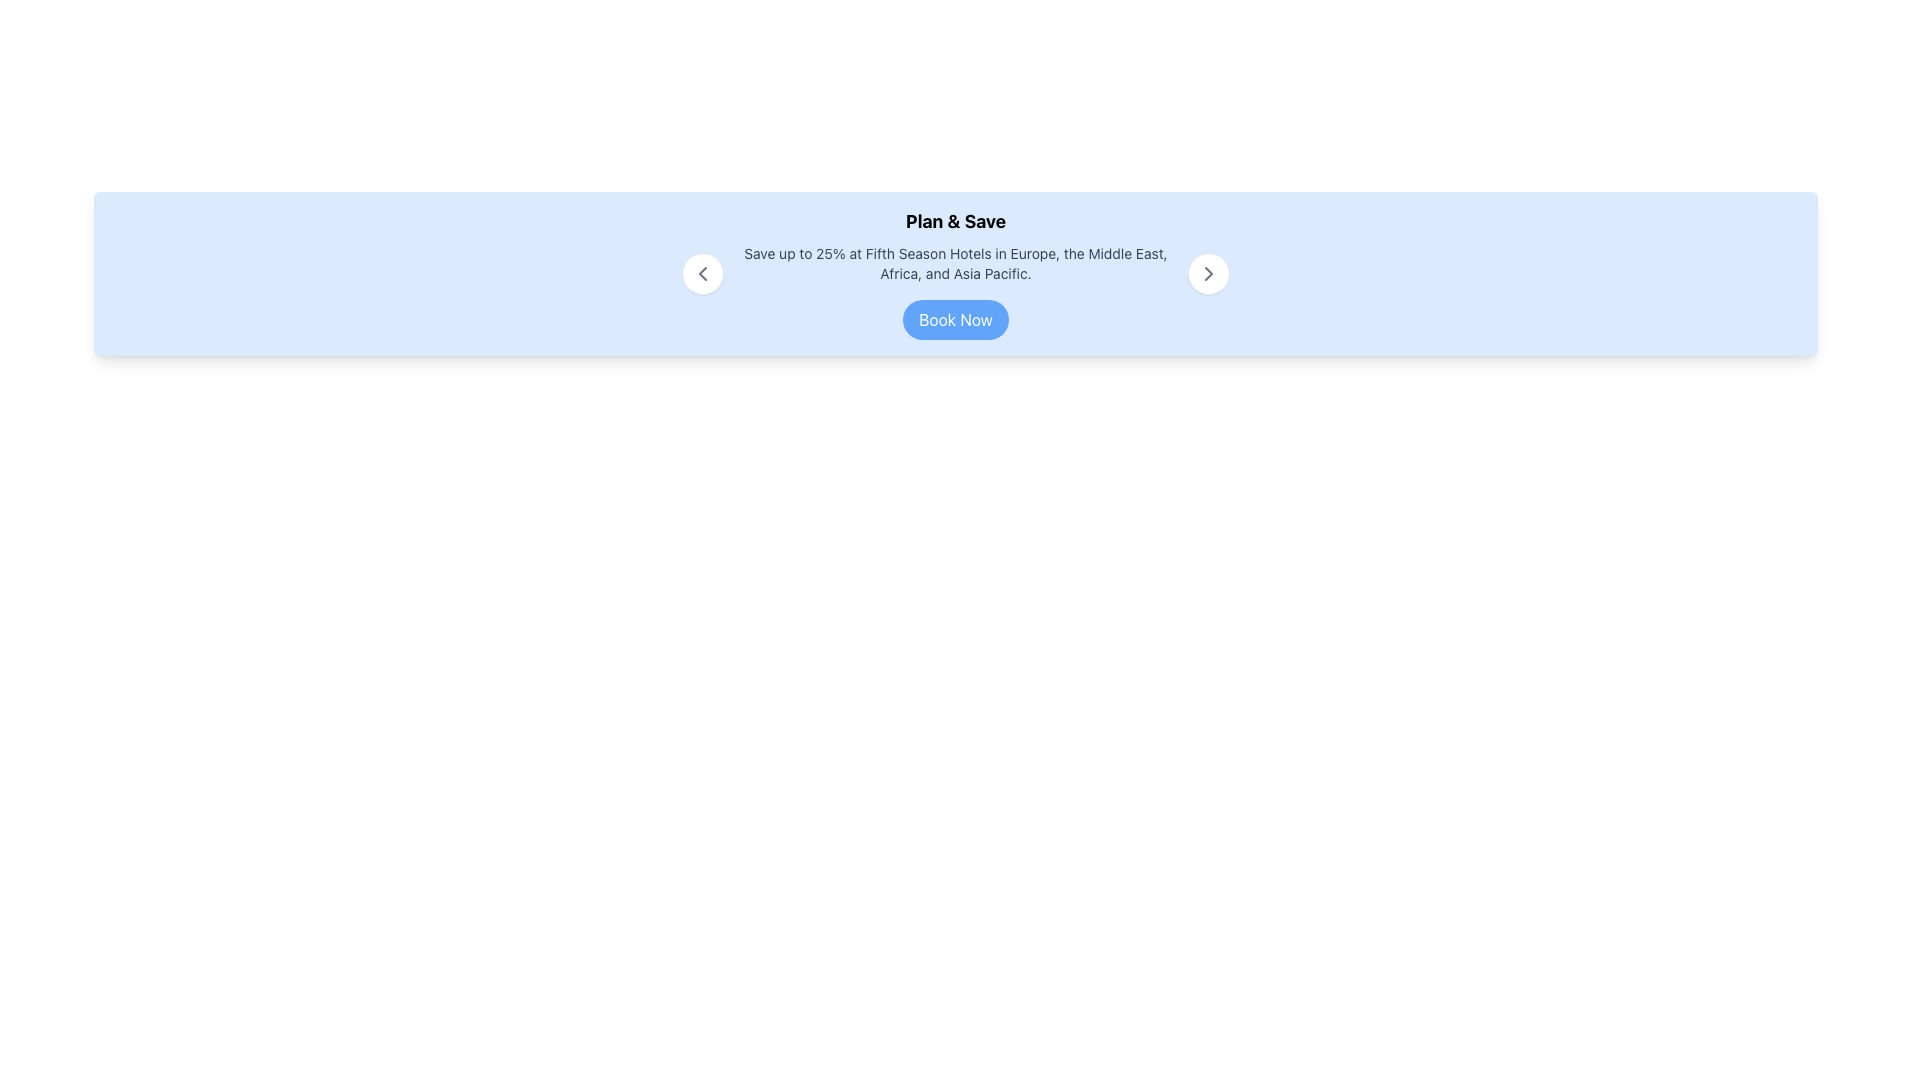 This screenshot has width=1920, height=1080. I want to click on the left-pointing chevron icon contained within a circular white button on the left side of the horizontal blue banner, so click(702, 273).